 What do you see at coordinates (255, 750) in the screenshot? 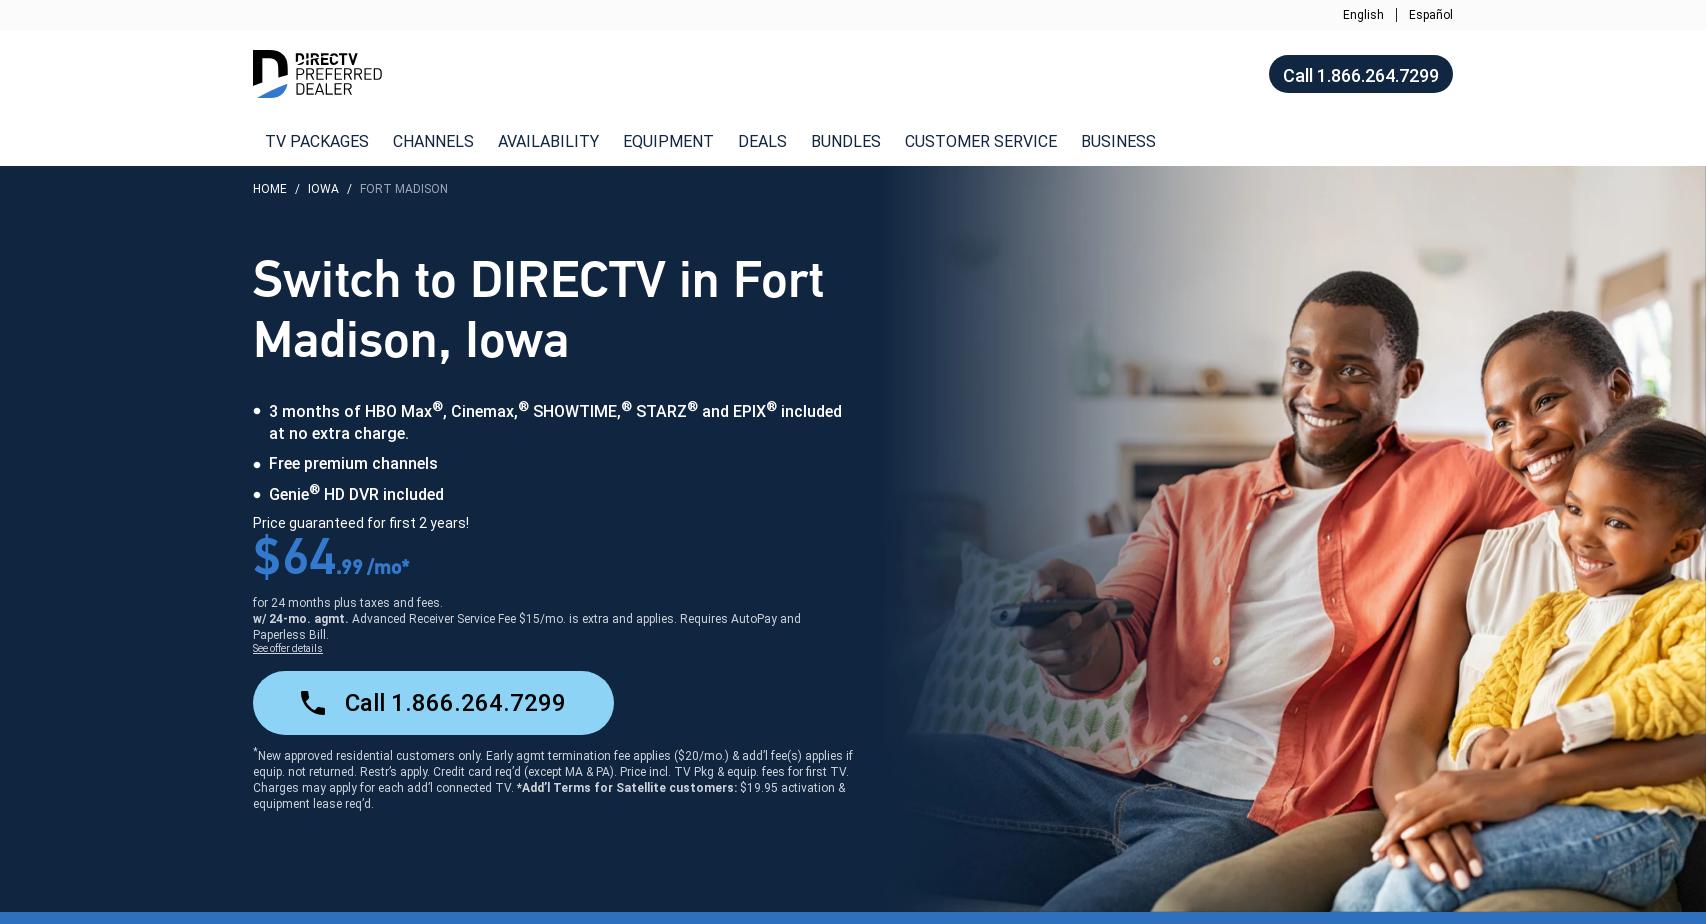
I see `'*'` at bounding box center [255, 750].